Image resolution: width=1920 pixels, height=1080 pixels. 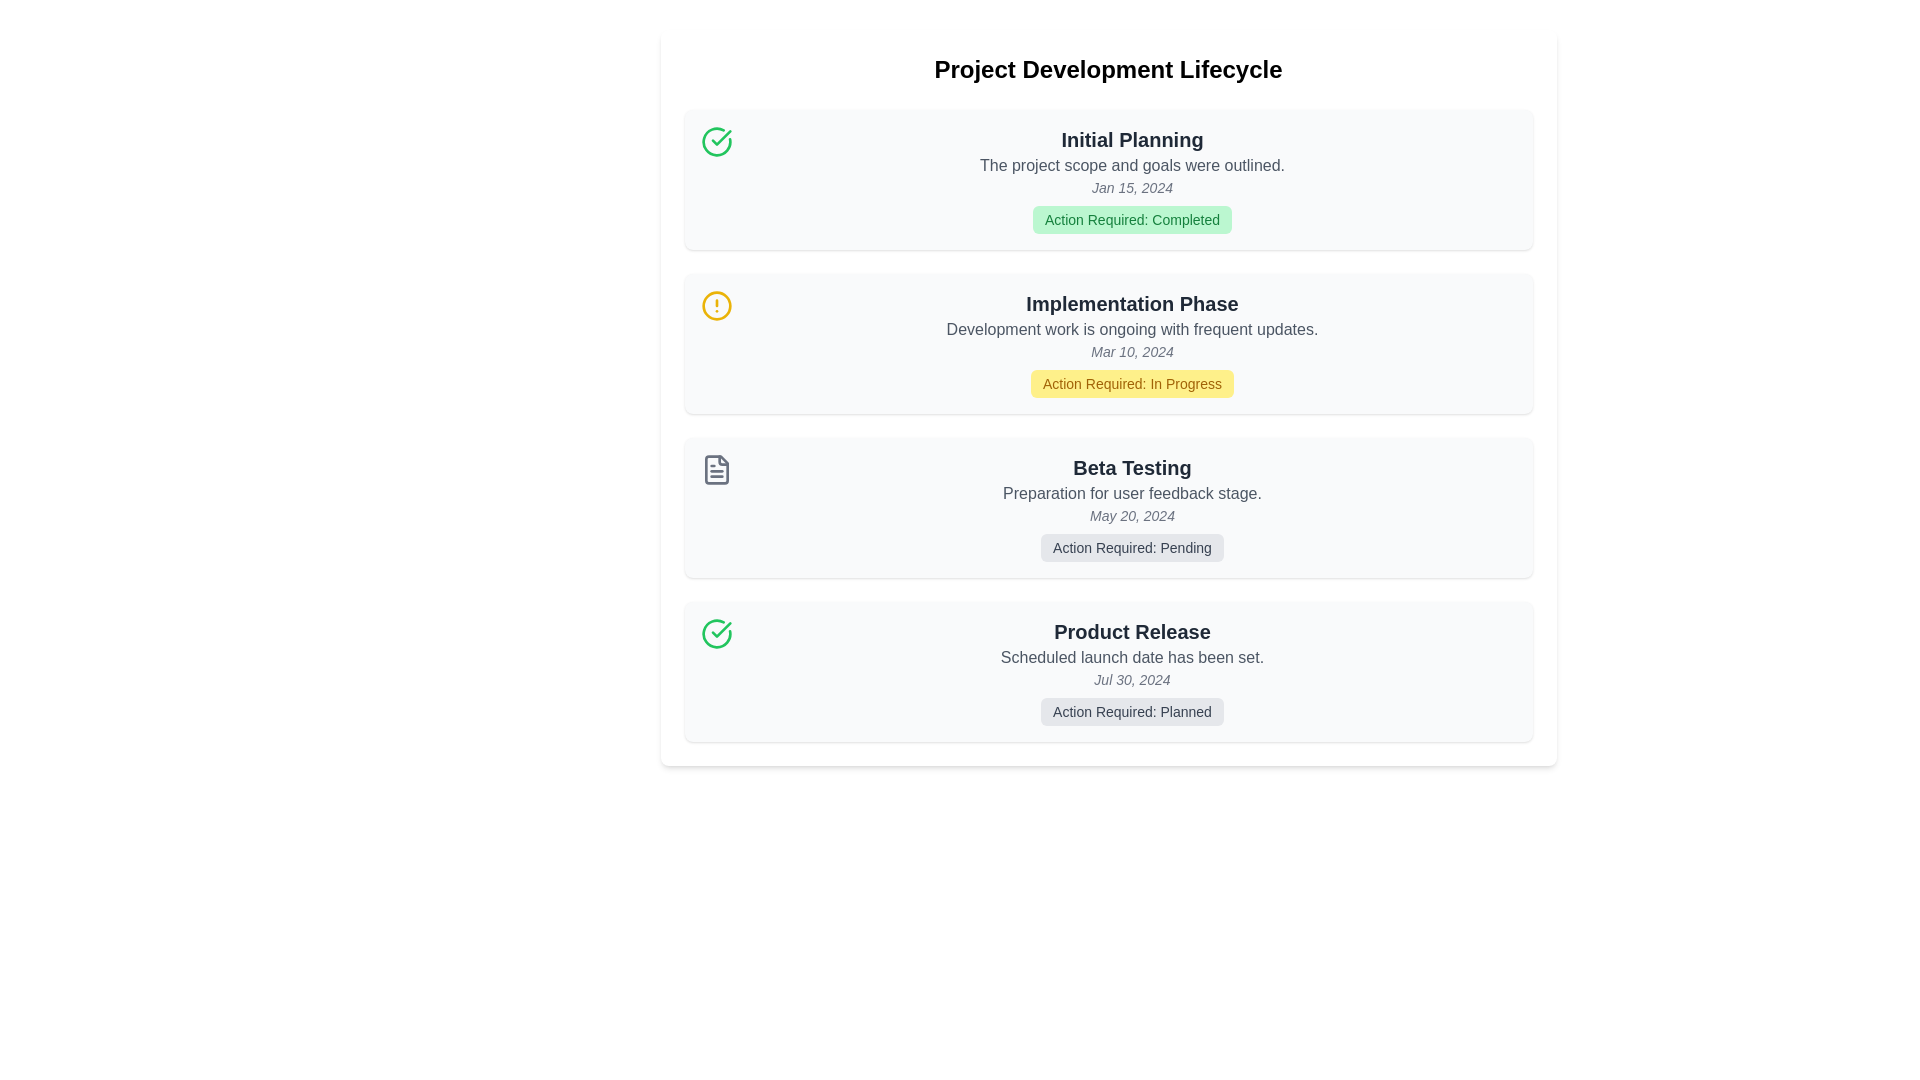 I want to click on the static text displaying 'Mar 10, 2024', which is located below the description 'Development work is ongoing with frequent updates.' and above the yellow tag labeled 'Action Required: In Progress.', so click(x=1132, y=350).